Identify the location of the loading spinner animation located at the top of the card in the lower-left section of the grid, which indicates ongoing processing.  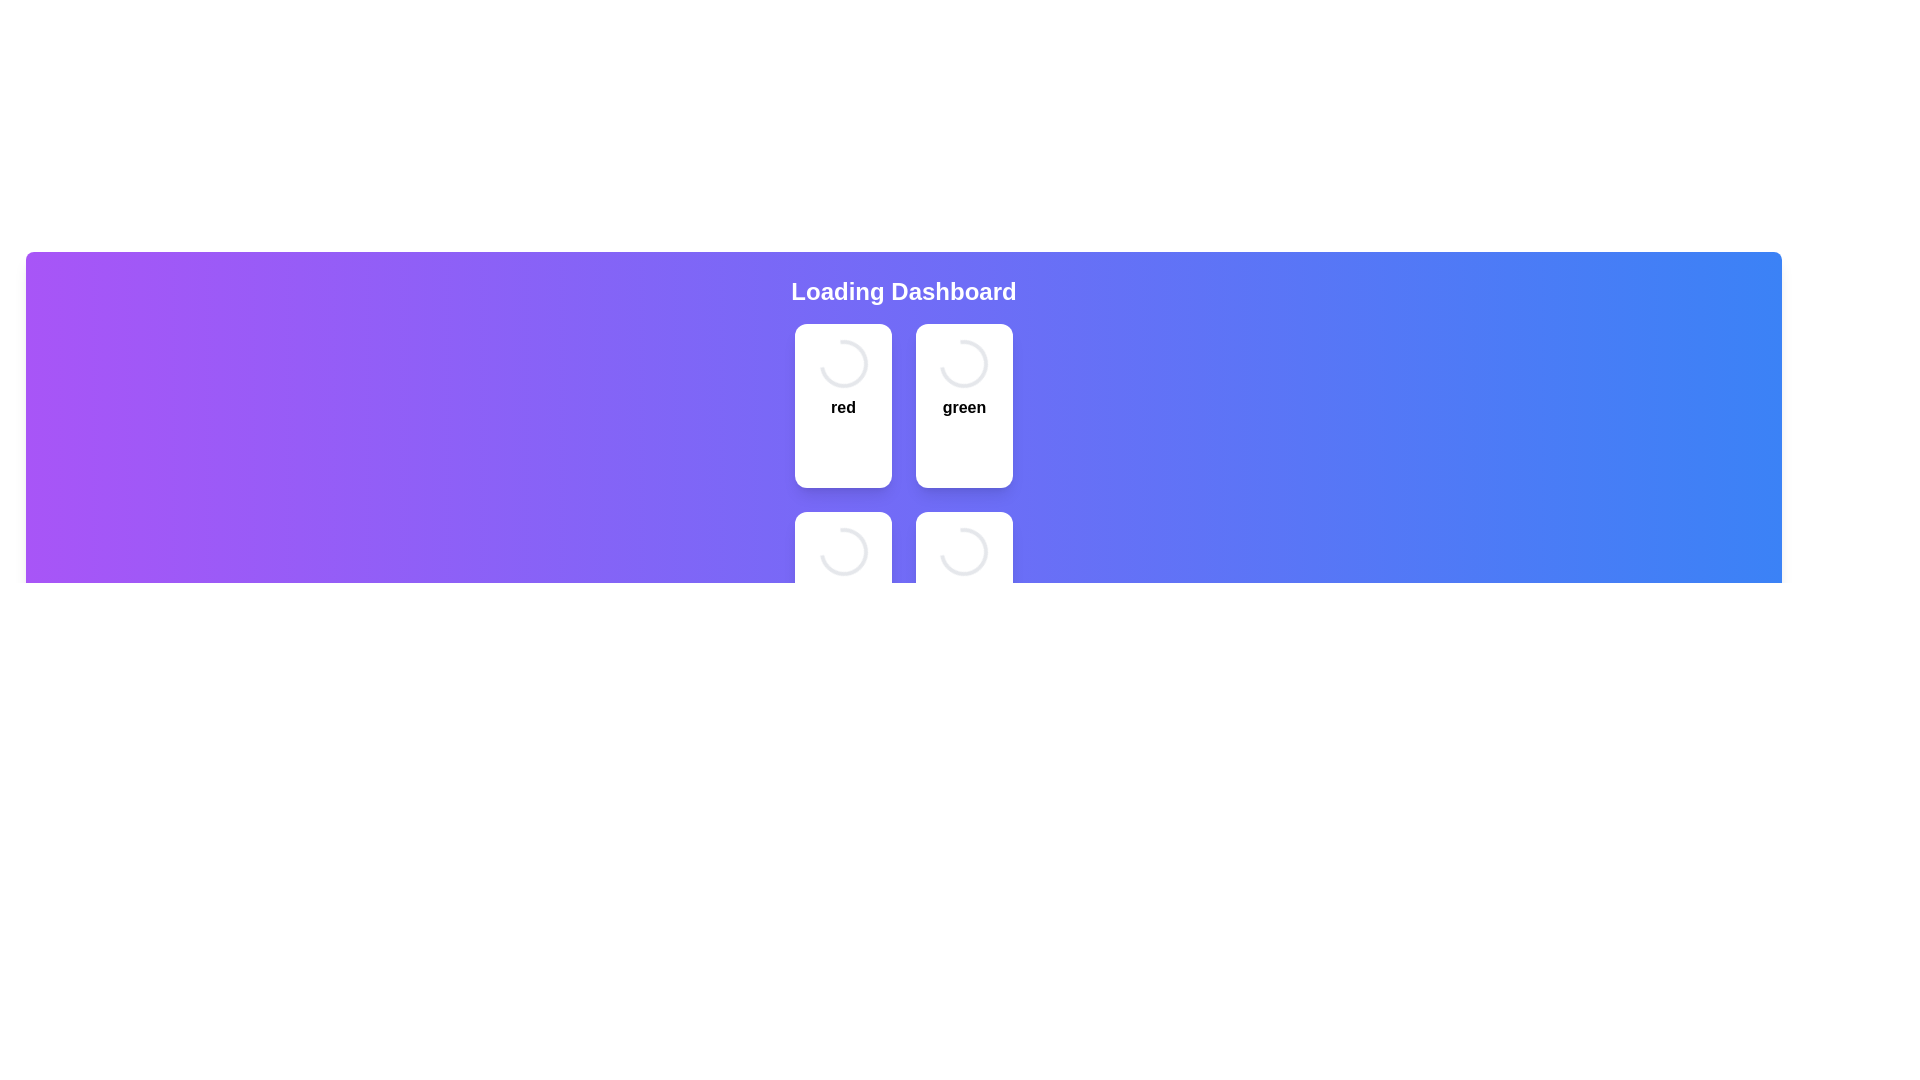
(843, 551).